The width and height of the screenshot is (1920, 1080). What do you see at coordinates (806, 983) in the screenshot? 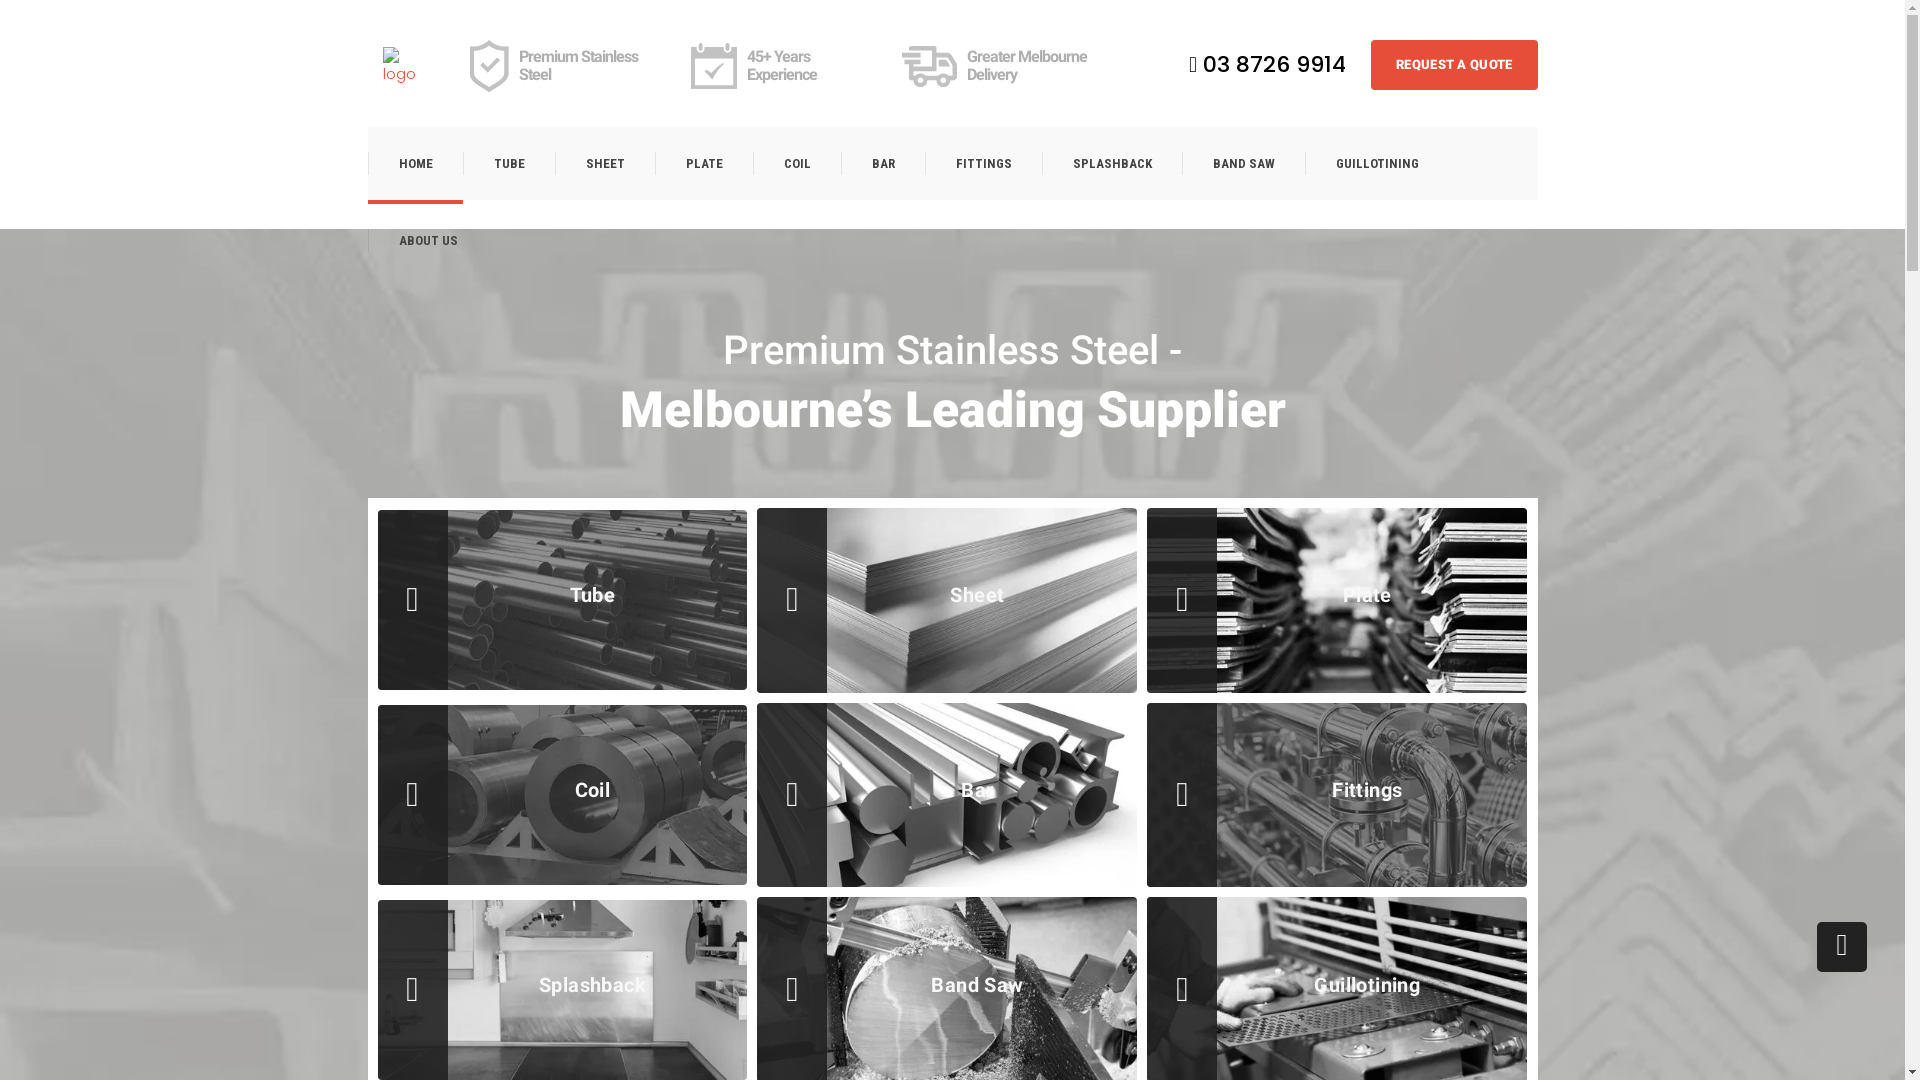
I see `'Band Saw'` at bounding box center [806, 983].